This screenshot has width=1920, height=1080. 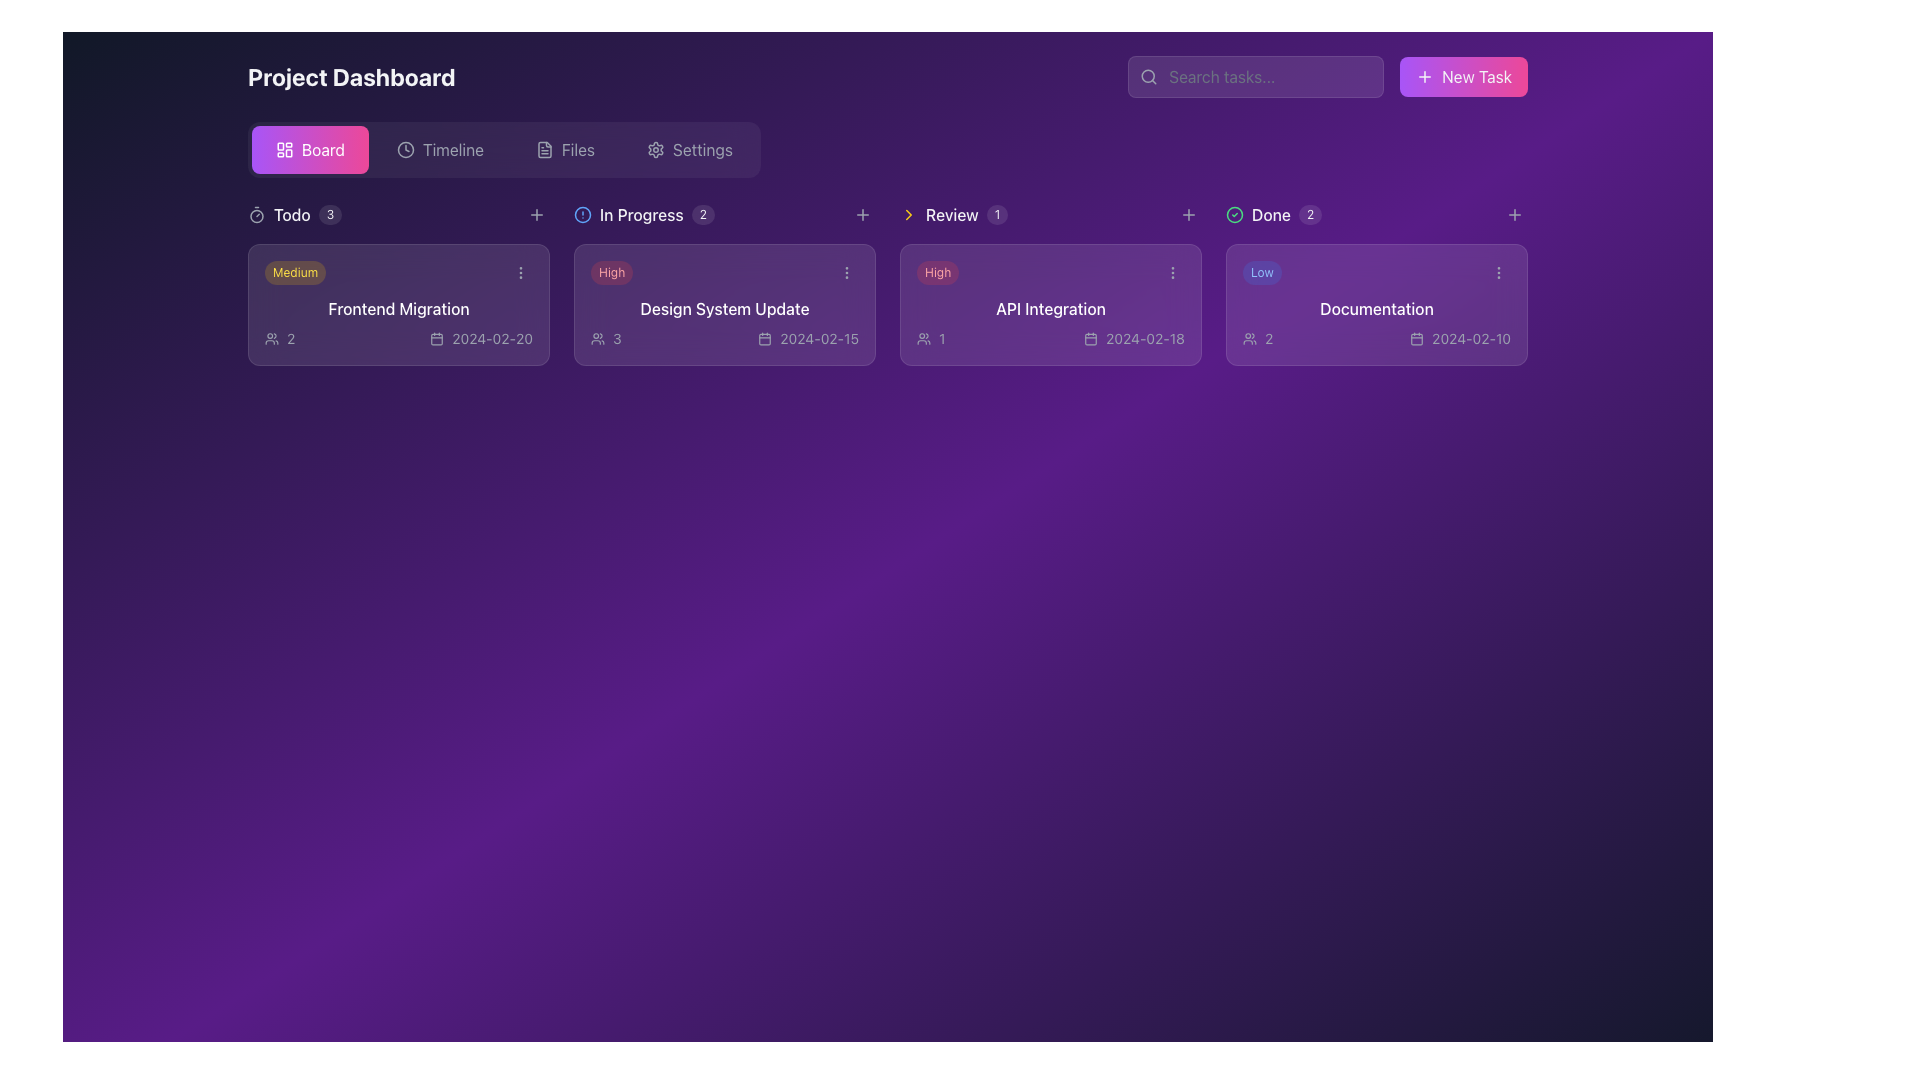 I want to click on the Text Label indicating the due date for the task 'Frontend Migration', located at the bottom-right corner of the task card within the 'Todo' section, so click(x=492, y=338).